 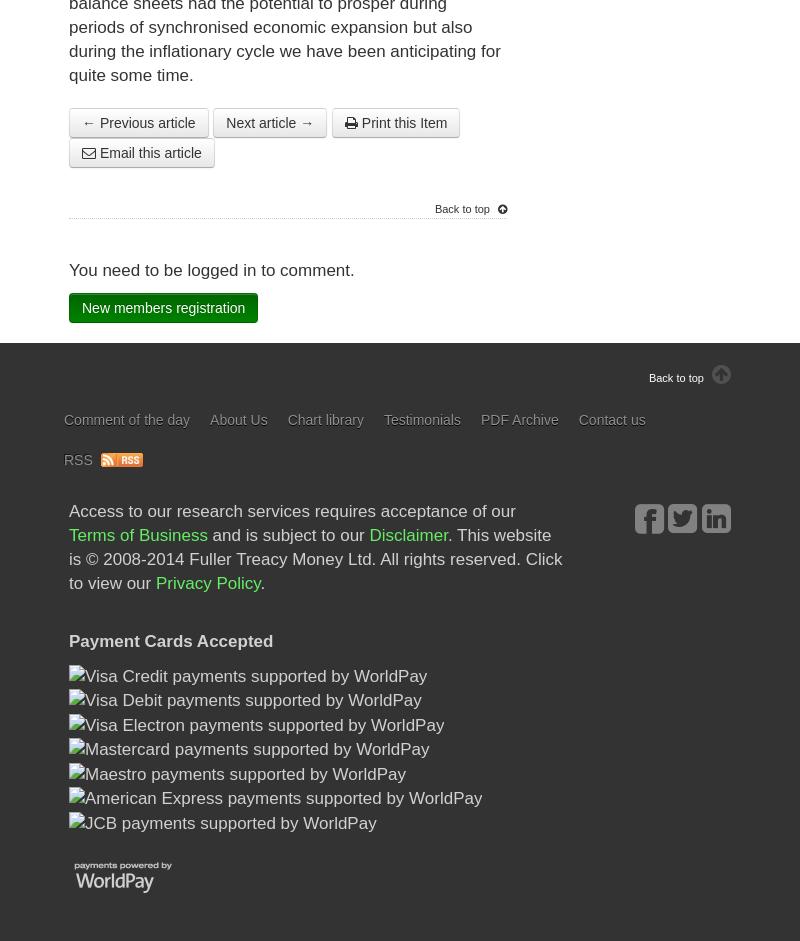 I want to click on 'Access to our research services requires acceptance of our', so click(x=292, y=510).